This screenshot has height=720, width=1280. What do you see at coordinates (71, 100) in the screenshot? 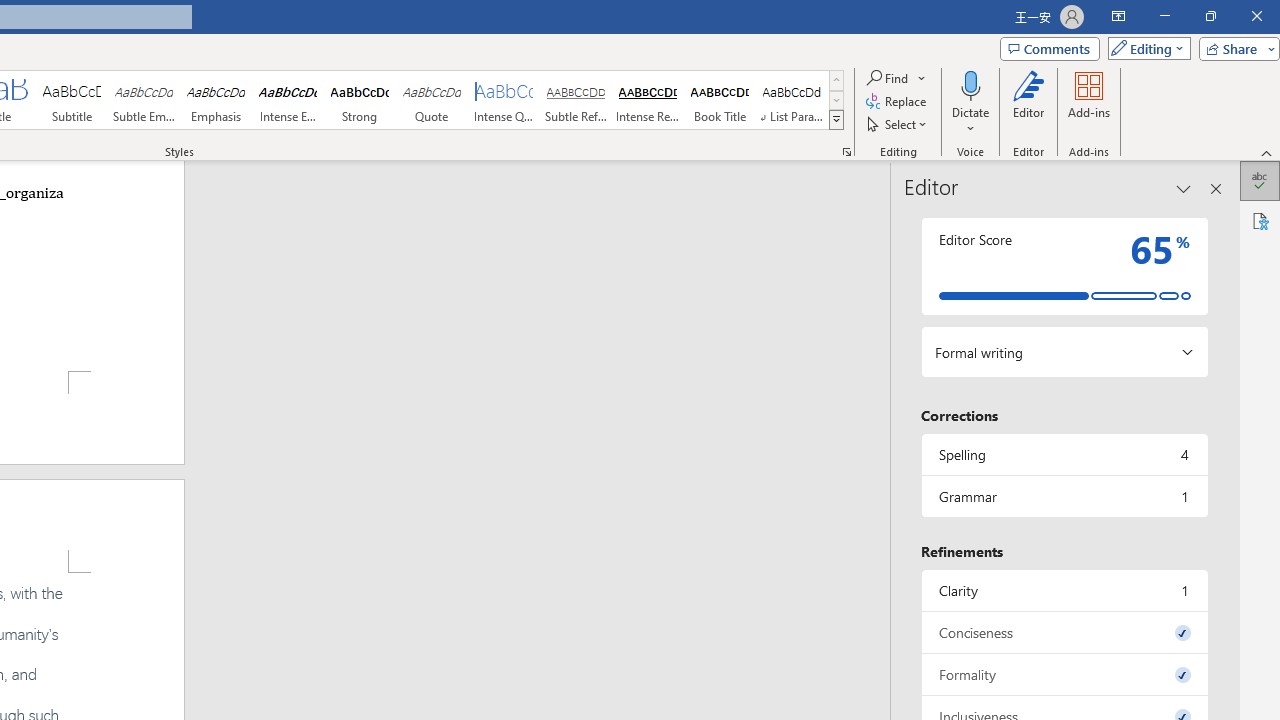
I see `'Subtitle'` at bounding box center [71, 100].